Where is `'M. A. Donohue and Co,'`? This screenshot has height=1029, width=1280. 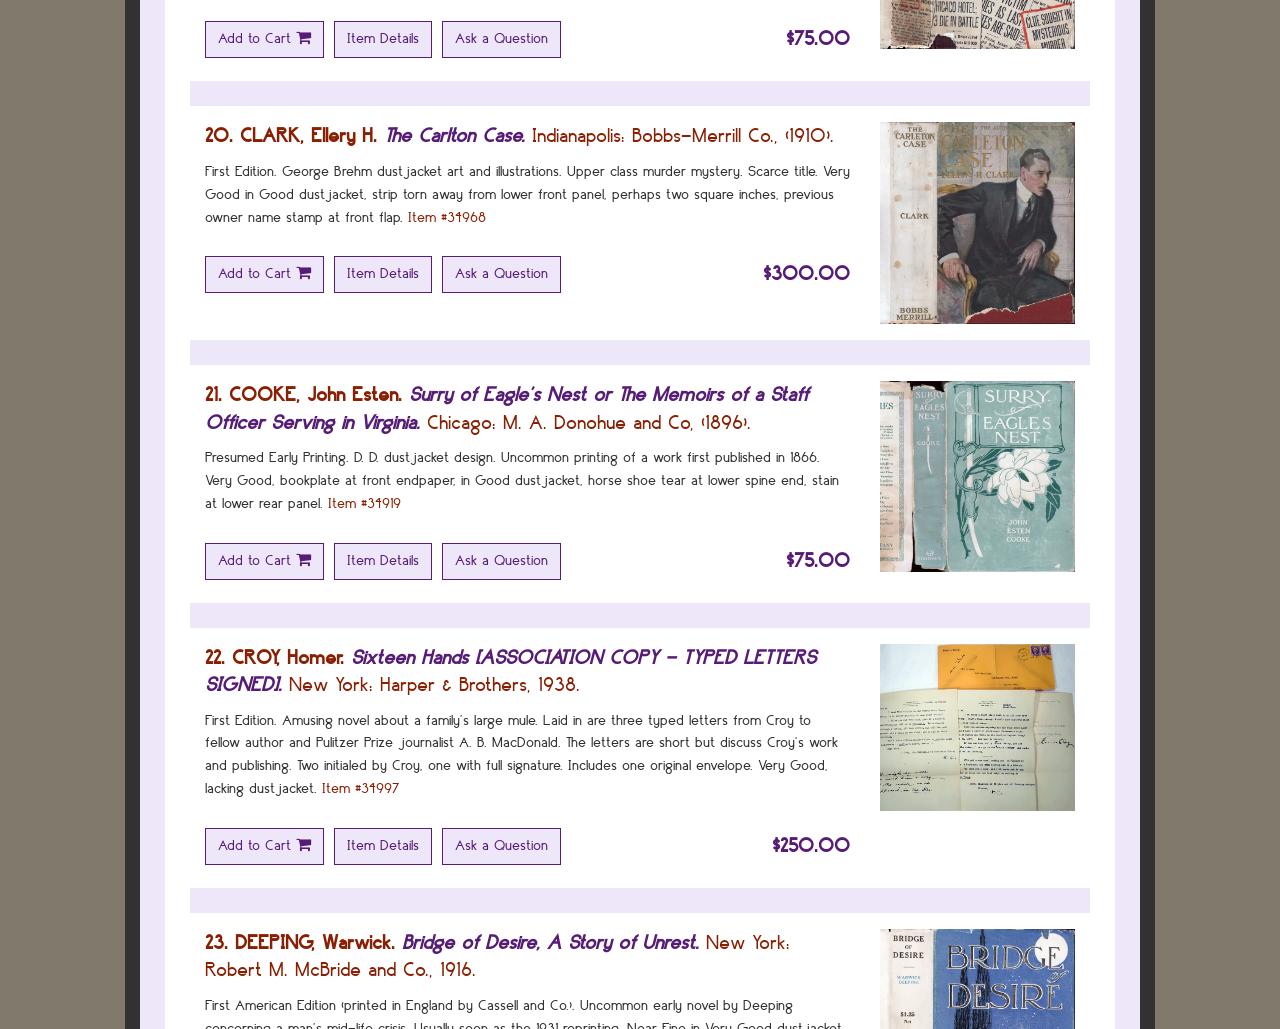
'M. A. Donohue and Co,' is located at coordinates (597, 420).